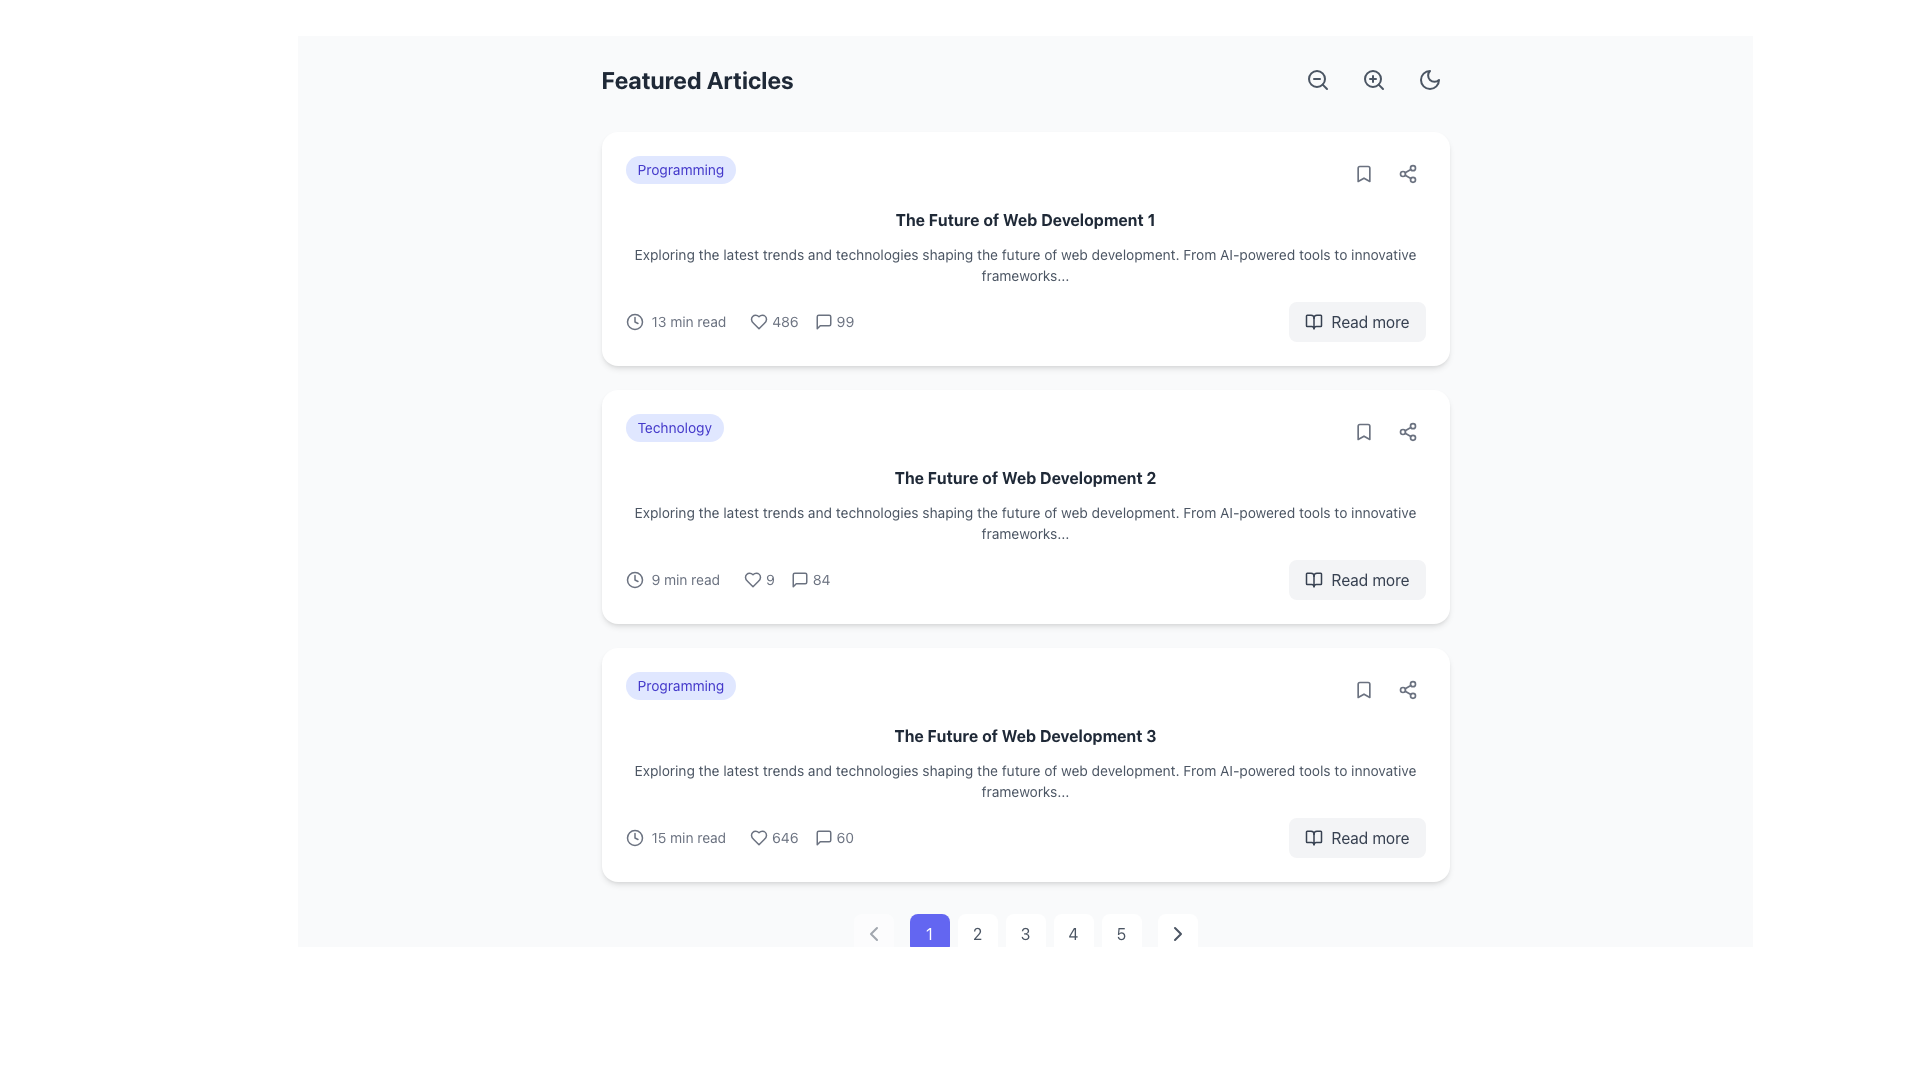  I want to click on the open book SVG icon component located within the 'Read more' button in the first content card under the heading 'The Future of Web Development 1.', so click(1314, 320).